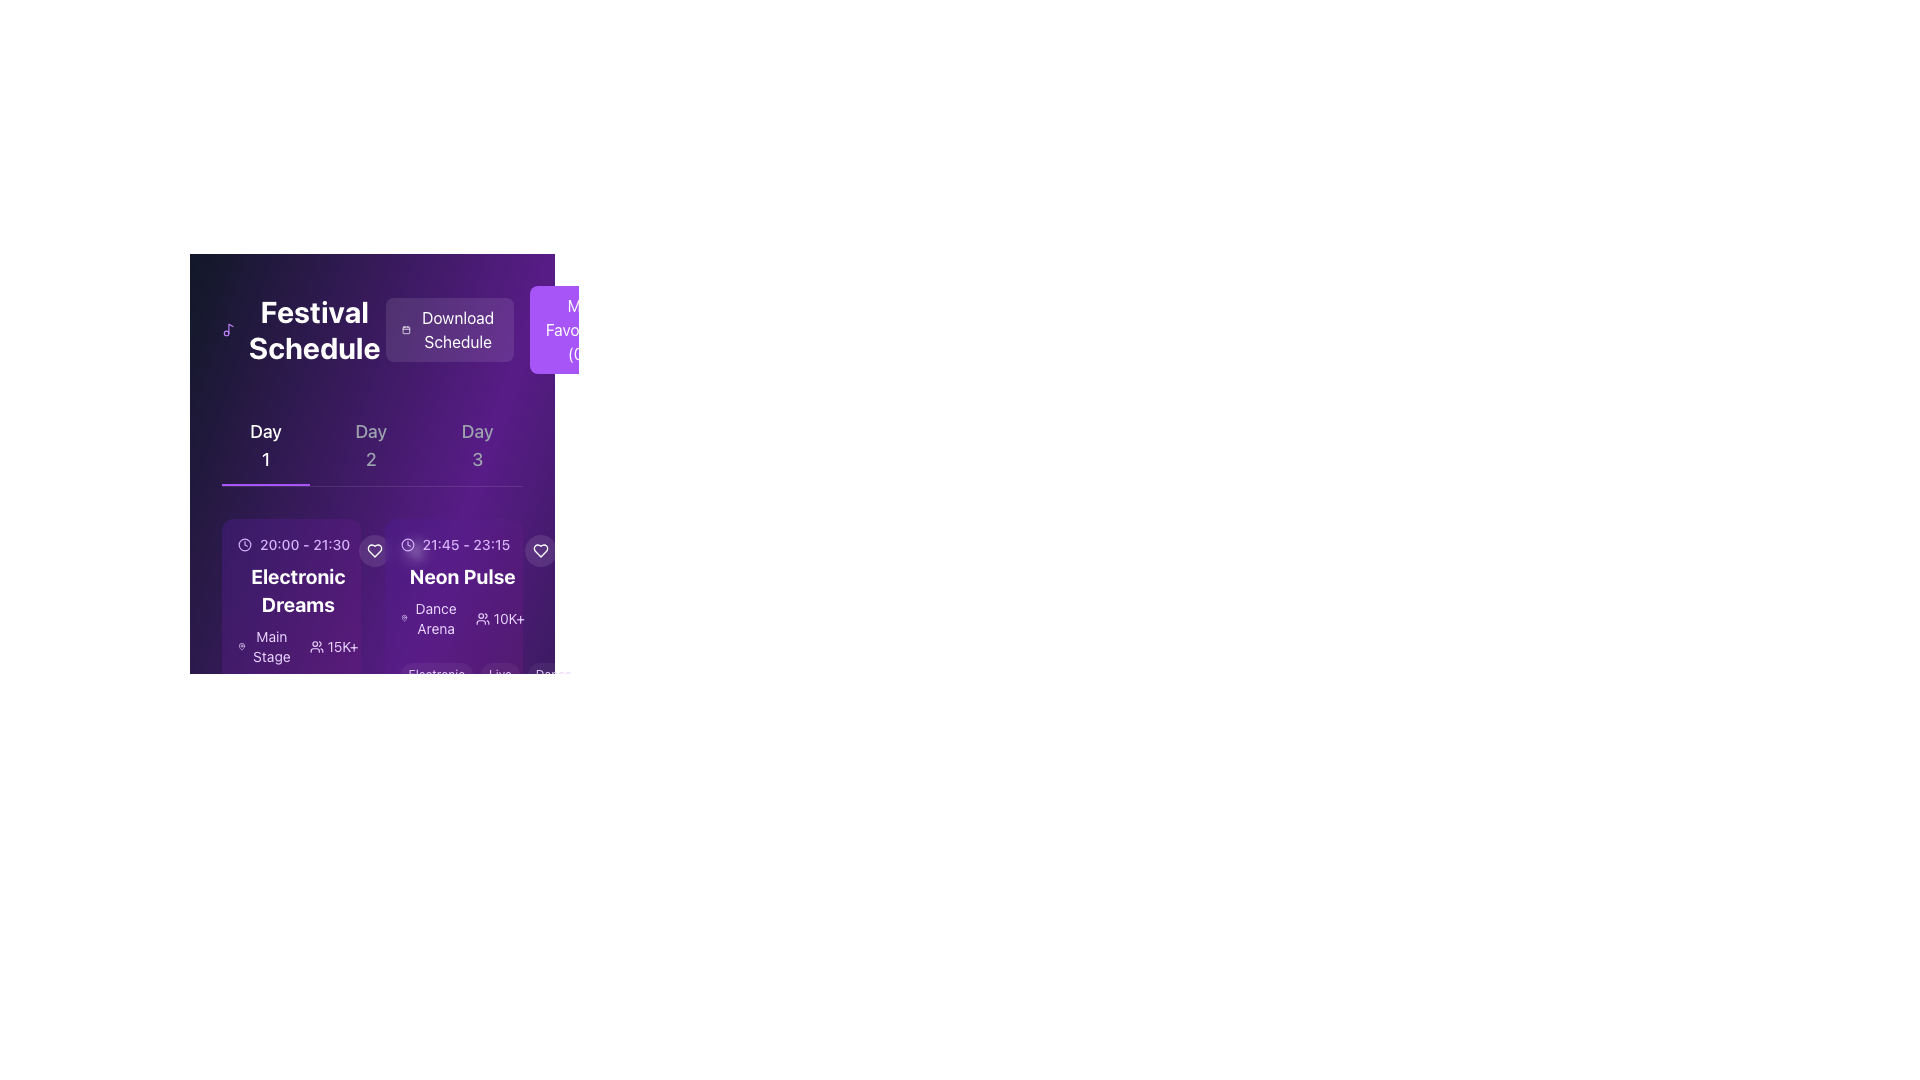 Image resolution: width=1920 pixels, height=1080 pixels. What do you see at coordinates (241, 647) in the screenshot?
I see `the map pin icon indicating the location of the 'Main Stage' for the event 'Electronic Dreams', positioned above the participant count of '15K+'` at bounding box center [241, 647].